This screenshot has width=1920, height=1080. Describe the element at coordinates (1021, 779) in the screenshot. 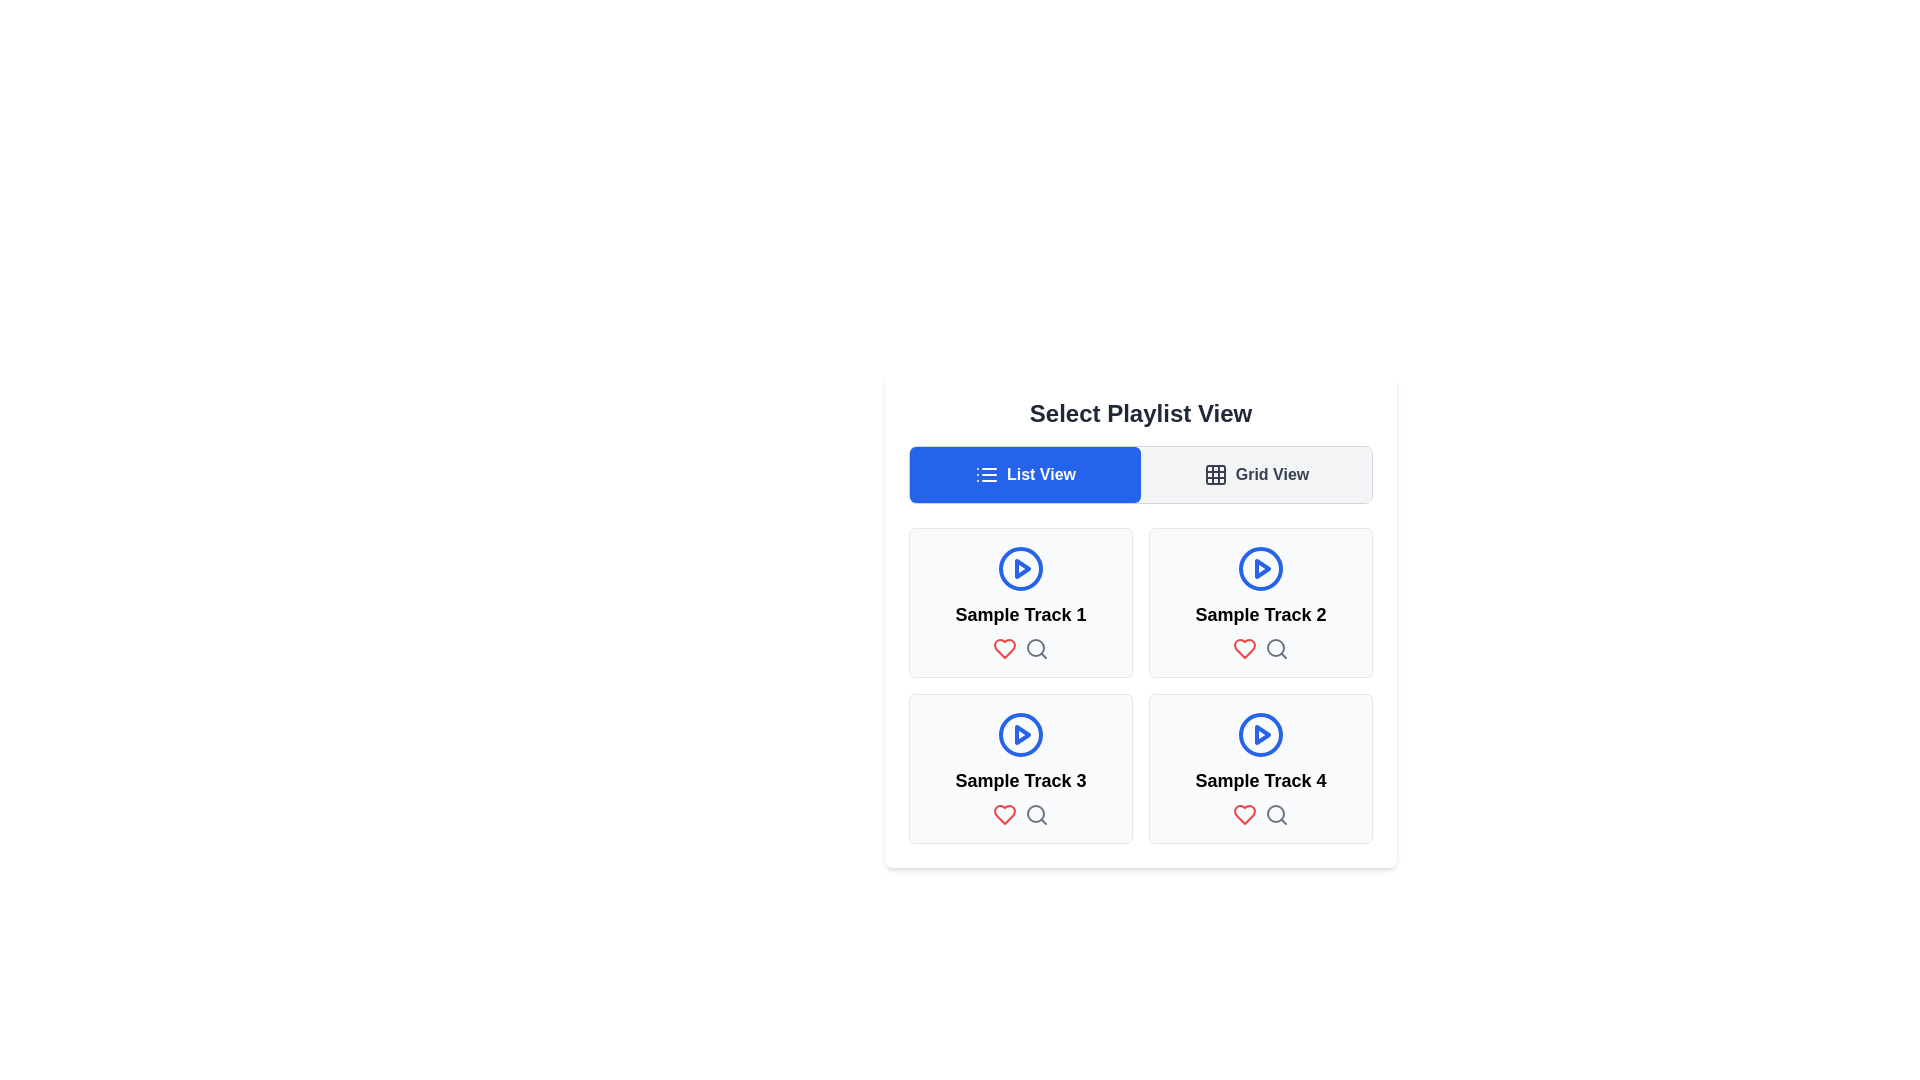

I see `the Text Label located in the lower row of the grid layout, specifically in the left cell of the second row, which helps users identify the associated item` at that location.